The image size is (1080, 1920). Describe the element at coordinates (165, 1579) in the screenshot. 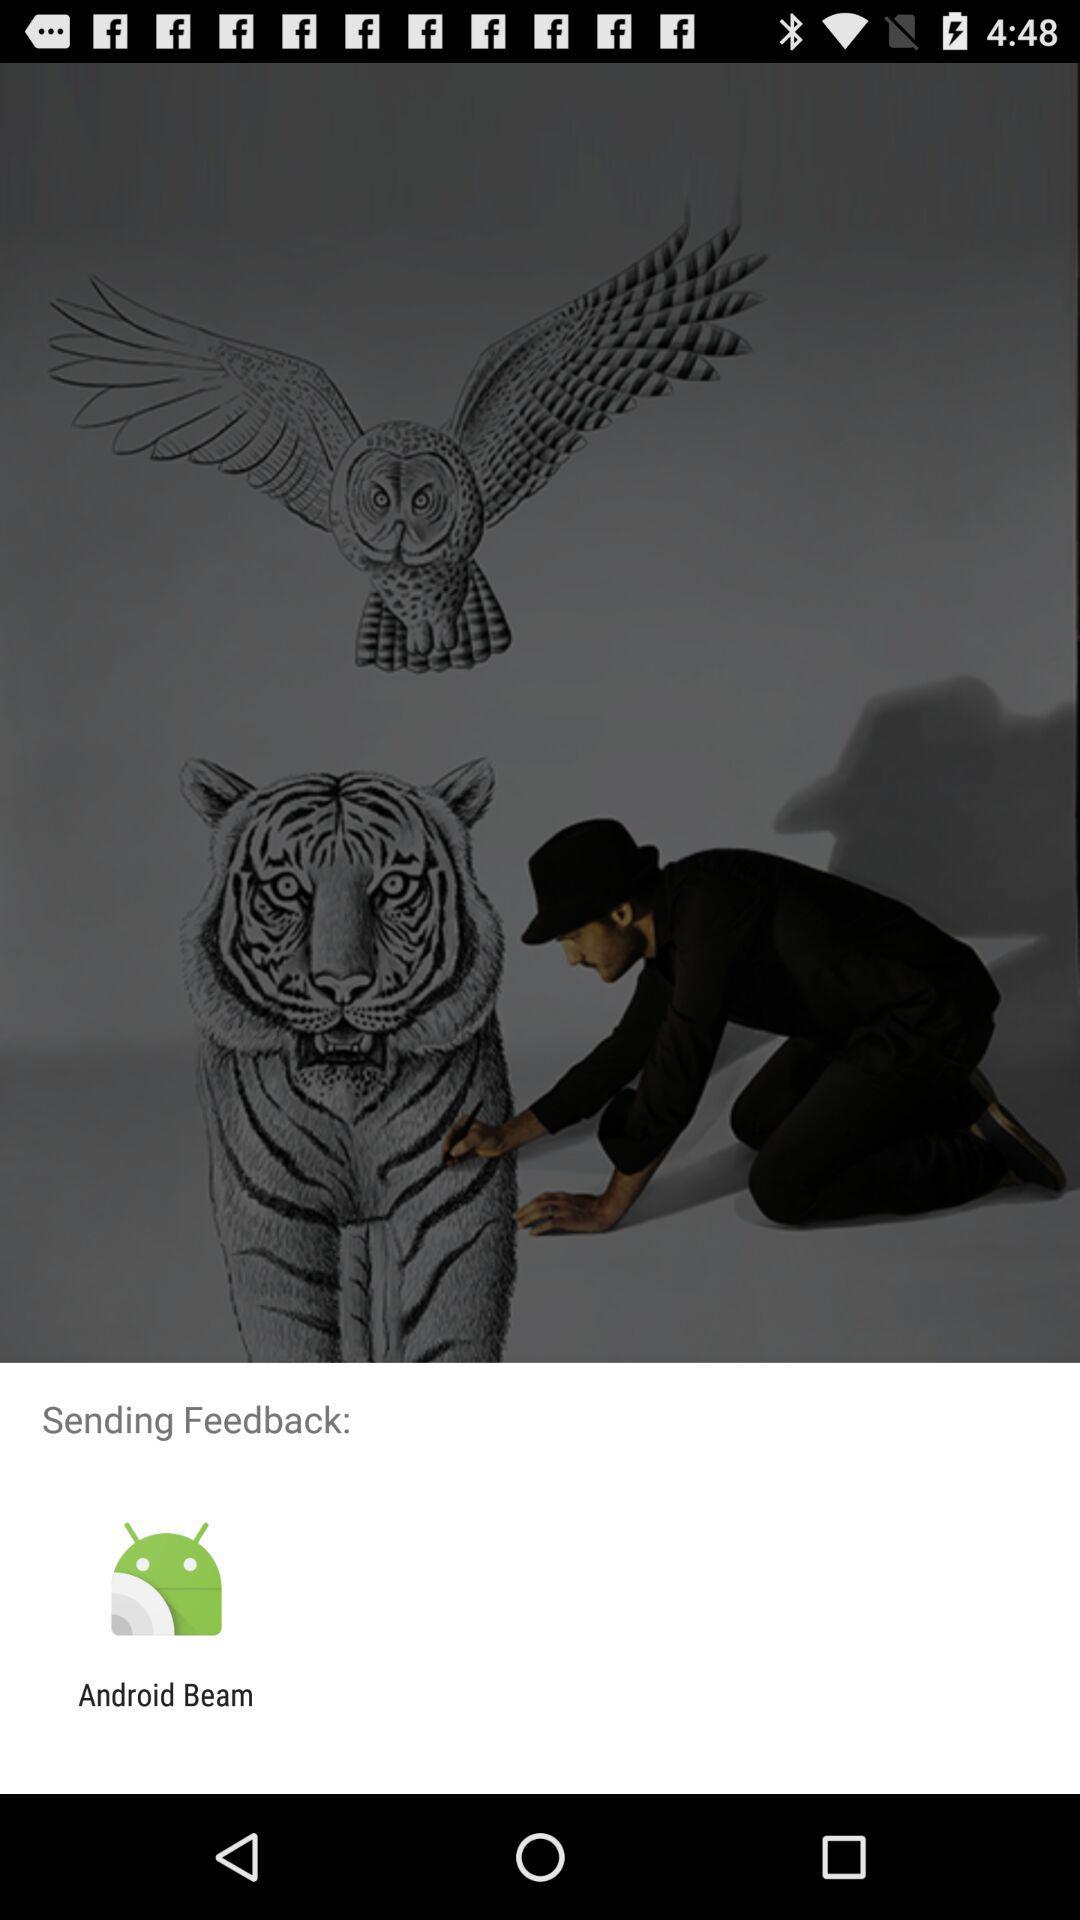

I see `icon above android beam app` at that location.